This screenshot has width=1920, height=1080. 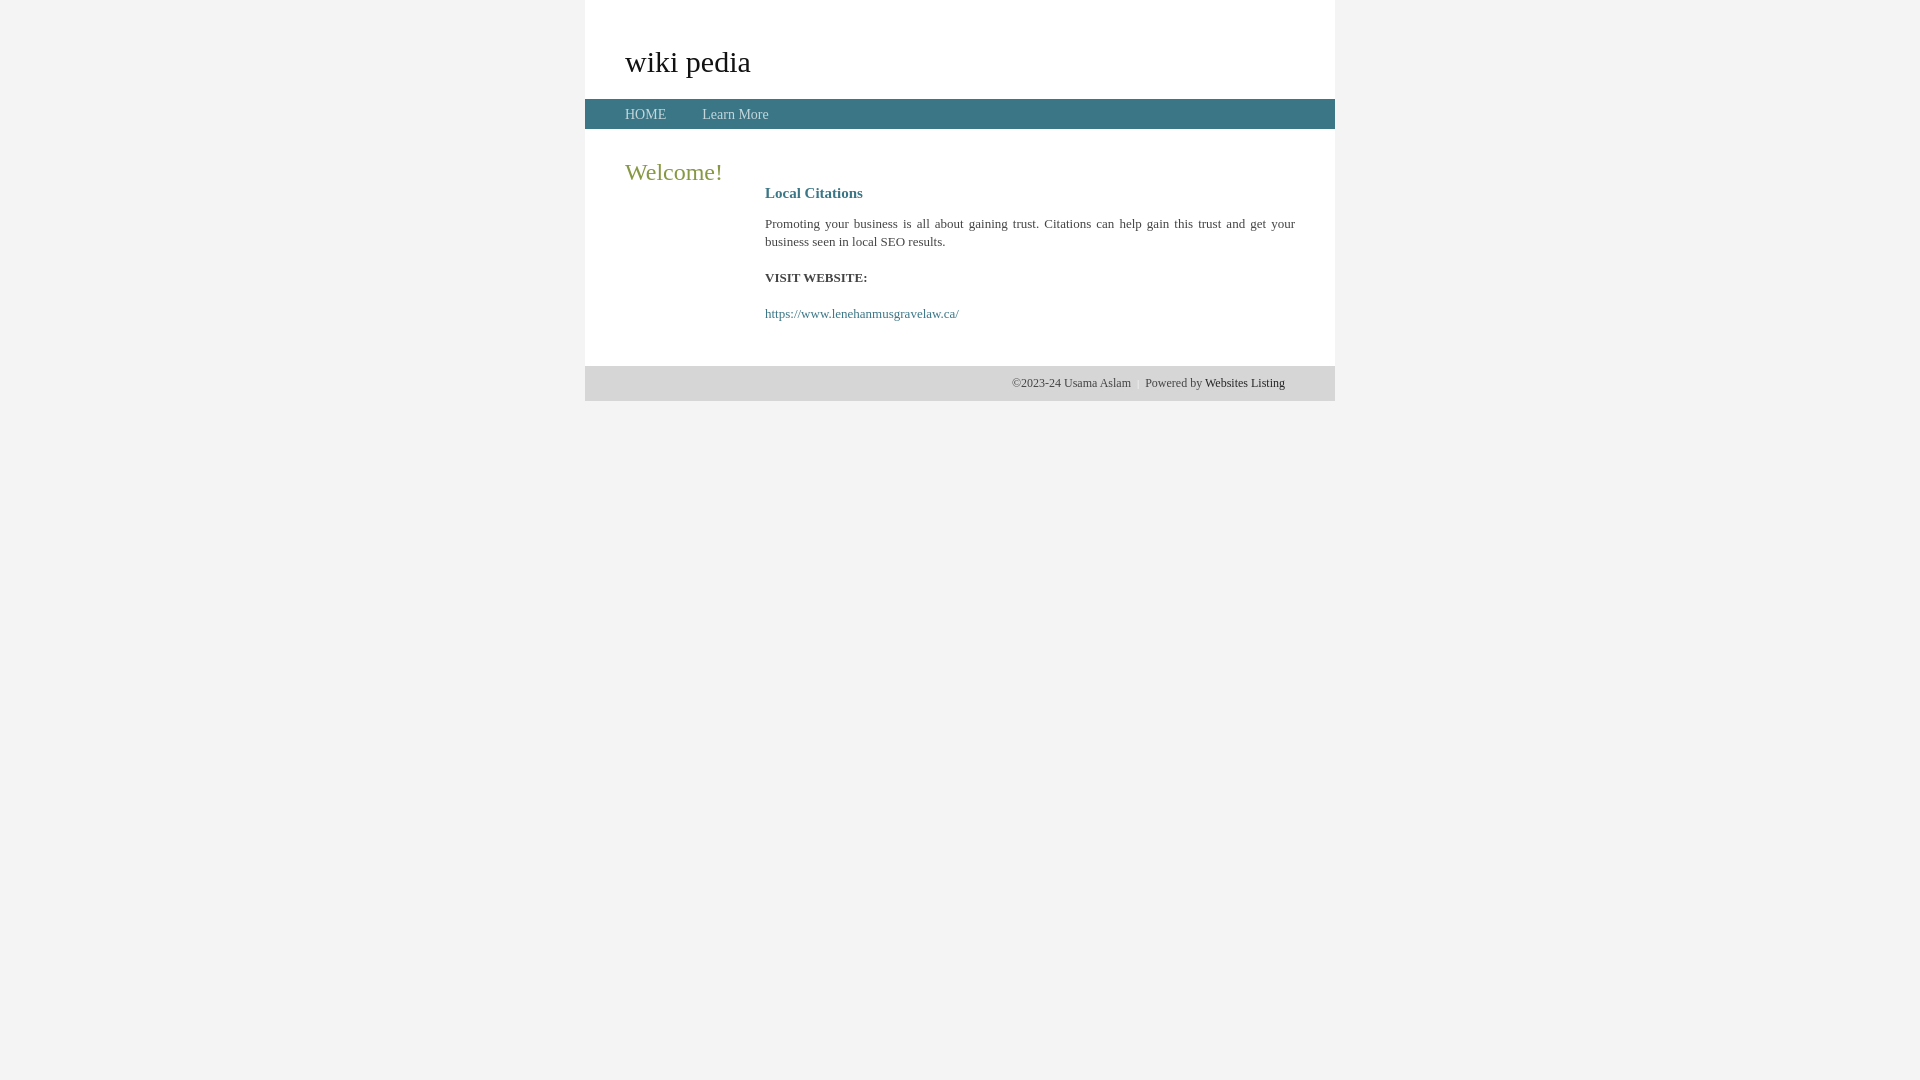 What do you see at coordinates (687, 60) in the screenshot?
I see `'wiki pedia'` at bounding box center [687, 60].